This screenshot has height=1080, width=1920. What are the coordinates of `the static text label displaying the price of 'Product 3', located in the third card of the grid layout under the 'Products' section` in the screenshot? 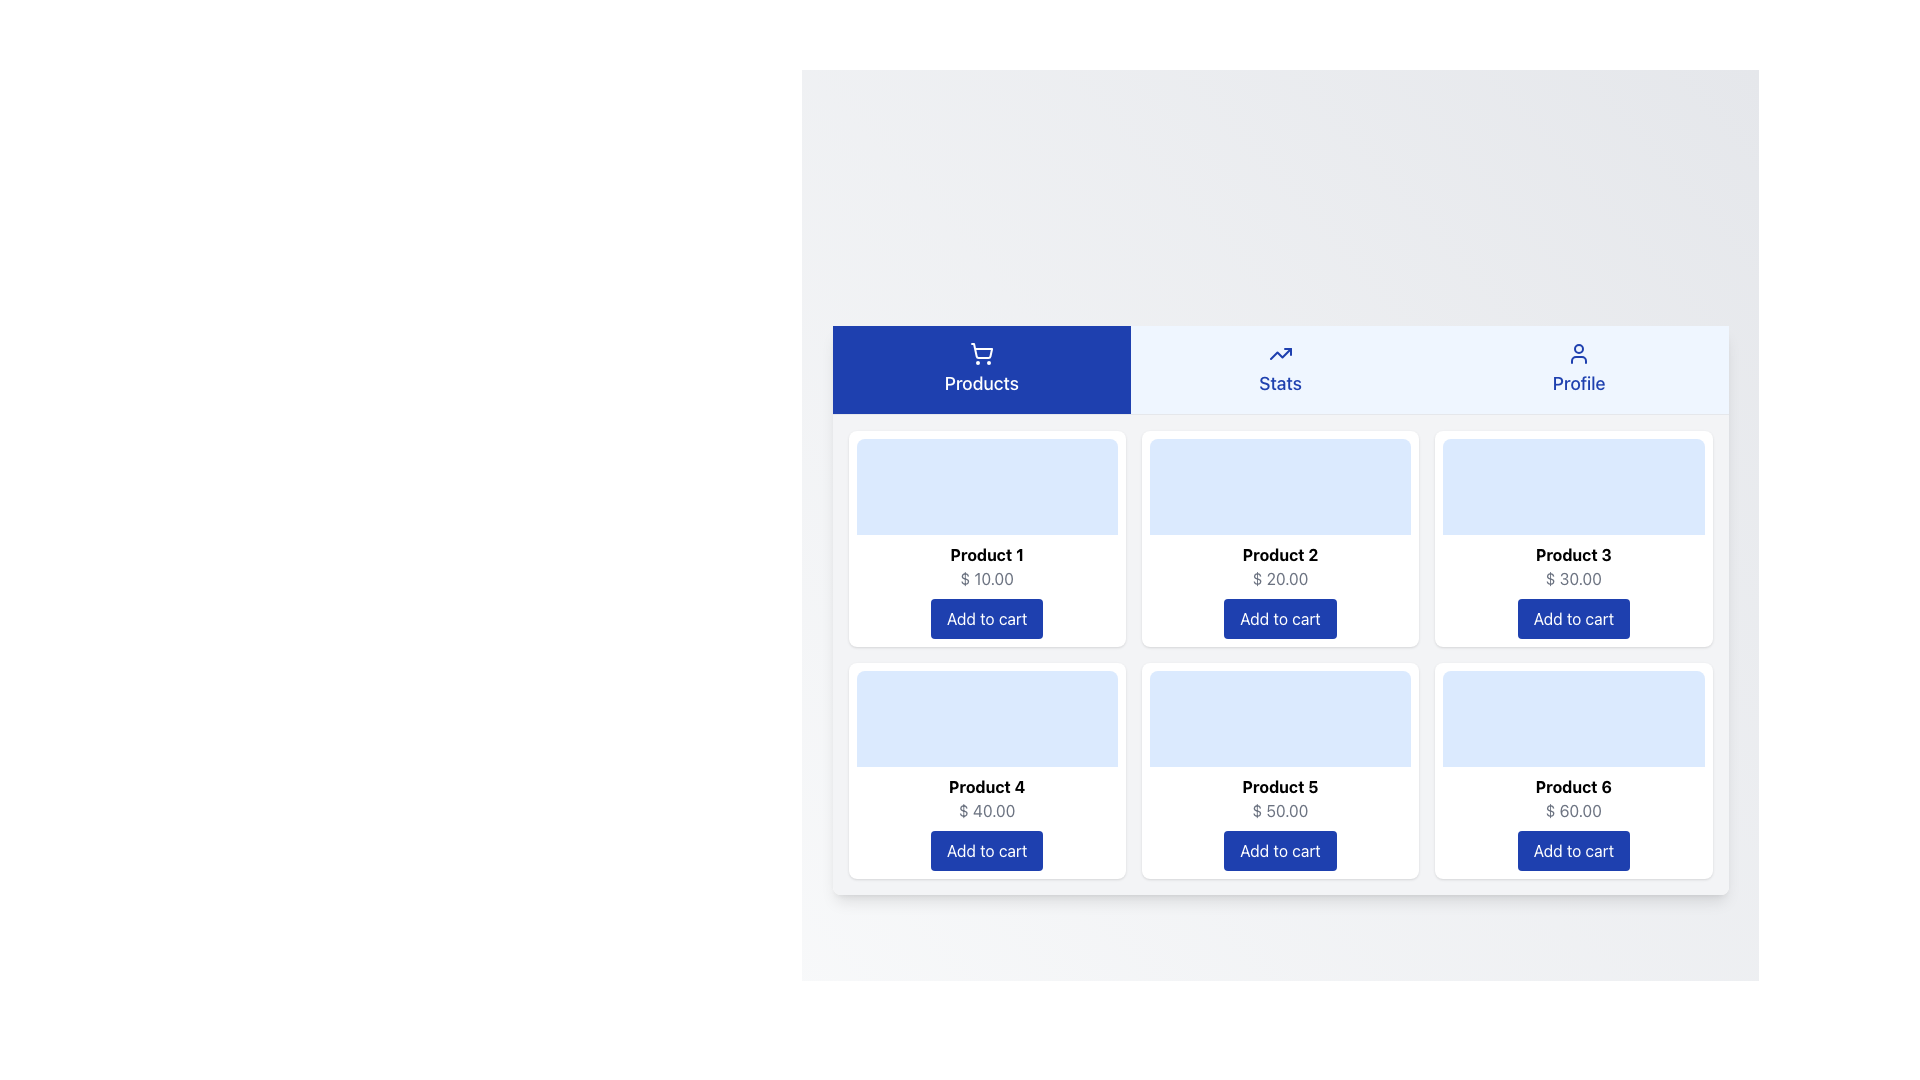 It's located at (1572, 578).